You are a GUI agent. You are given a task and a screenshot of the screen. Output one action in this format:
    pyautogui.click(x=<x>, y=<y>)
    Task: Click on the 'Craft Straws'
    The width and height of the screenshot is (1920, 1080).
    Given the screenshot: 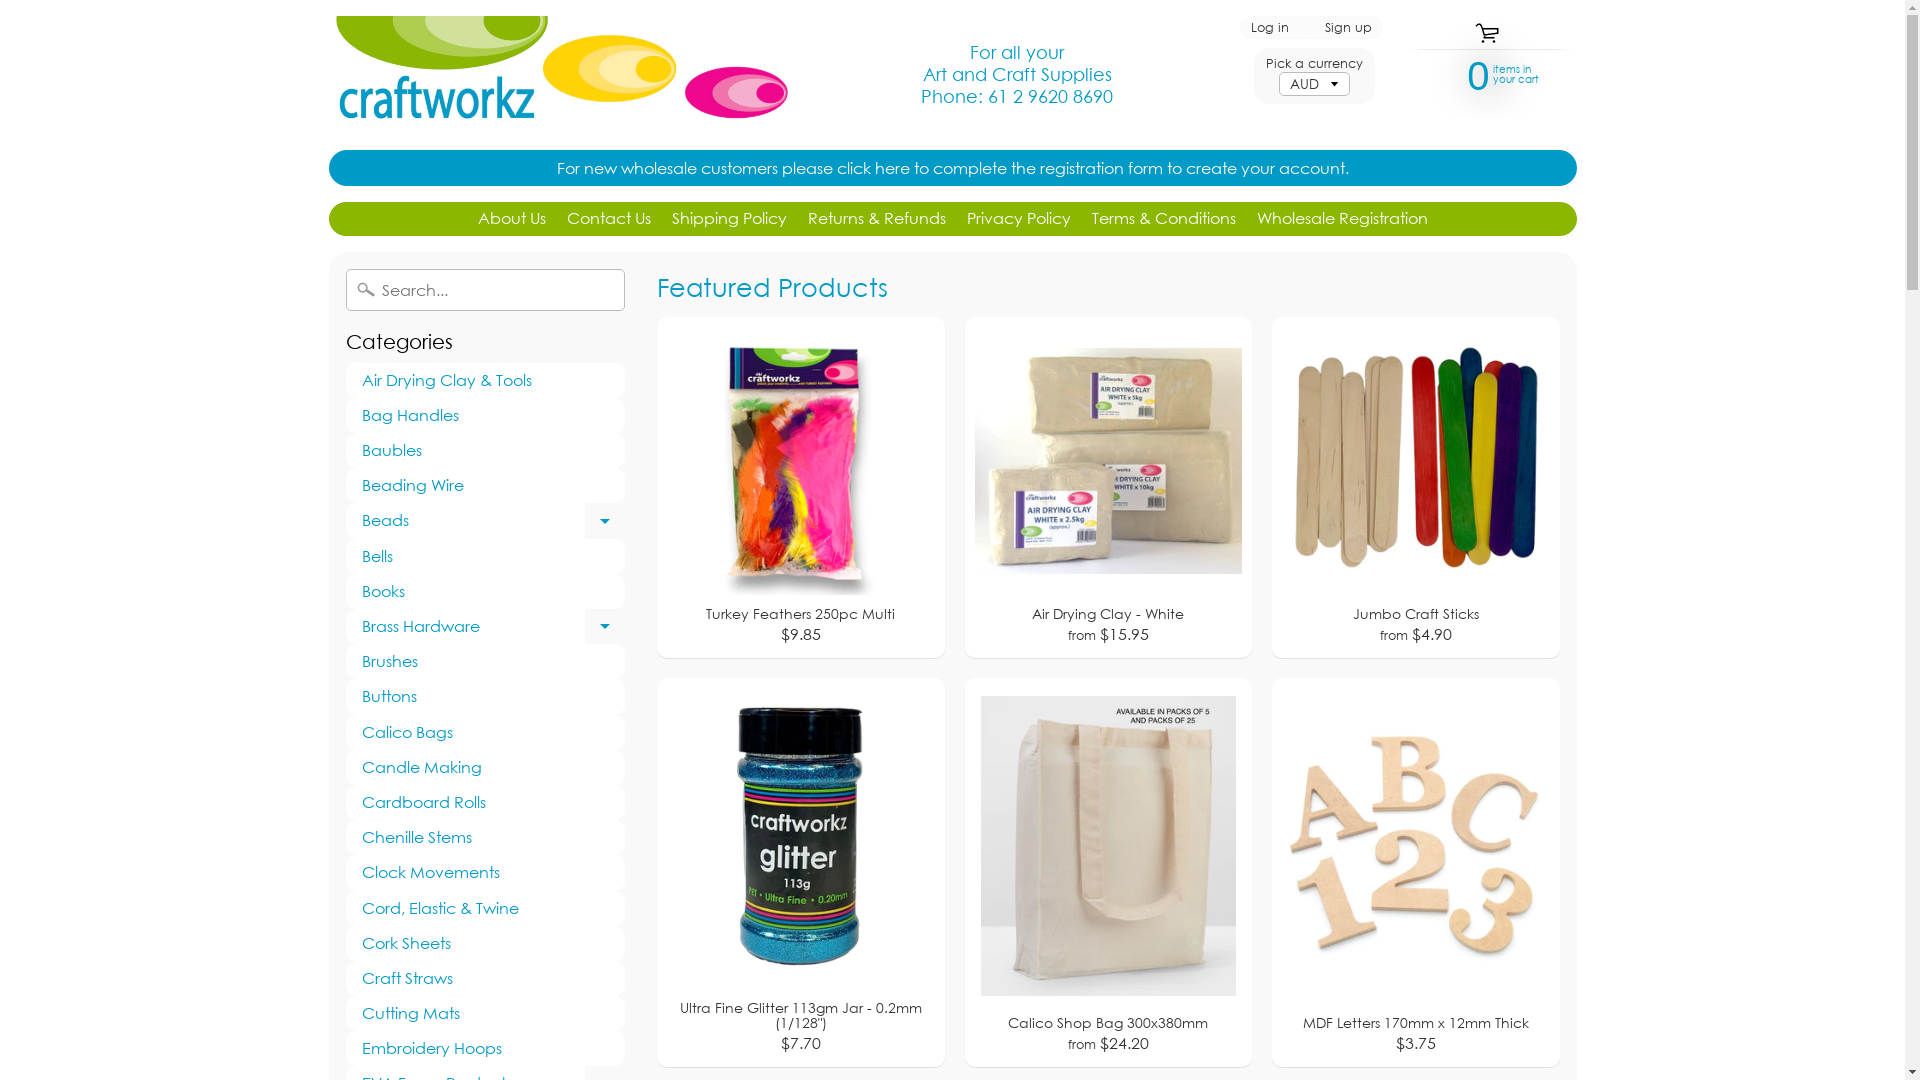 What is the action you would take?
    pyautogui.click(x=345, y=977)
    